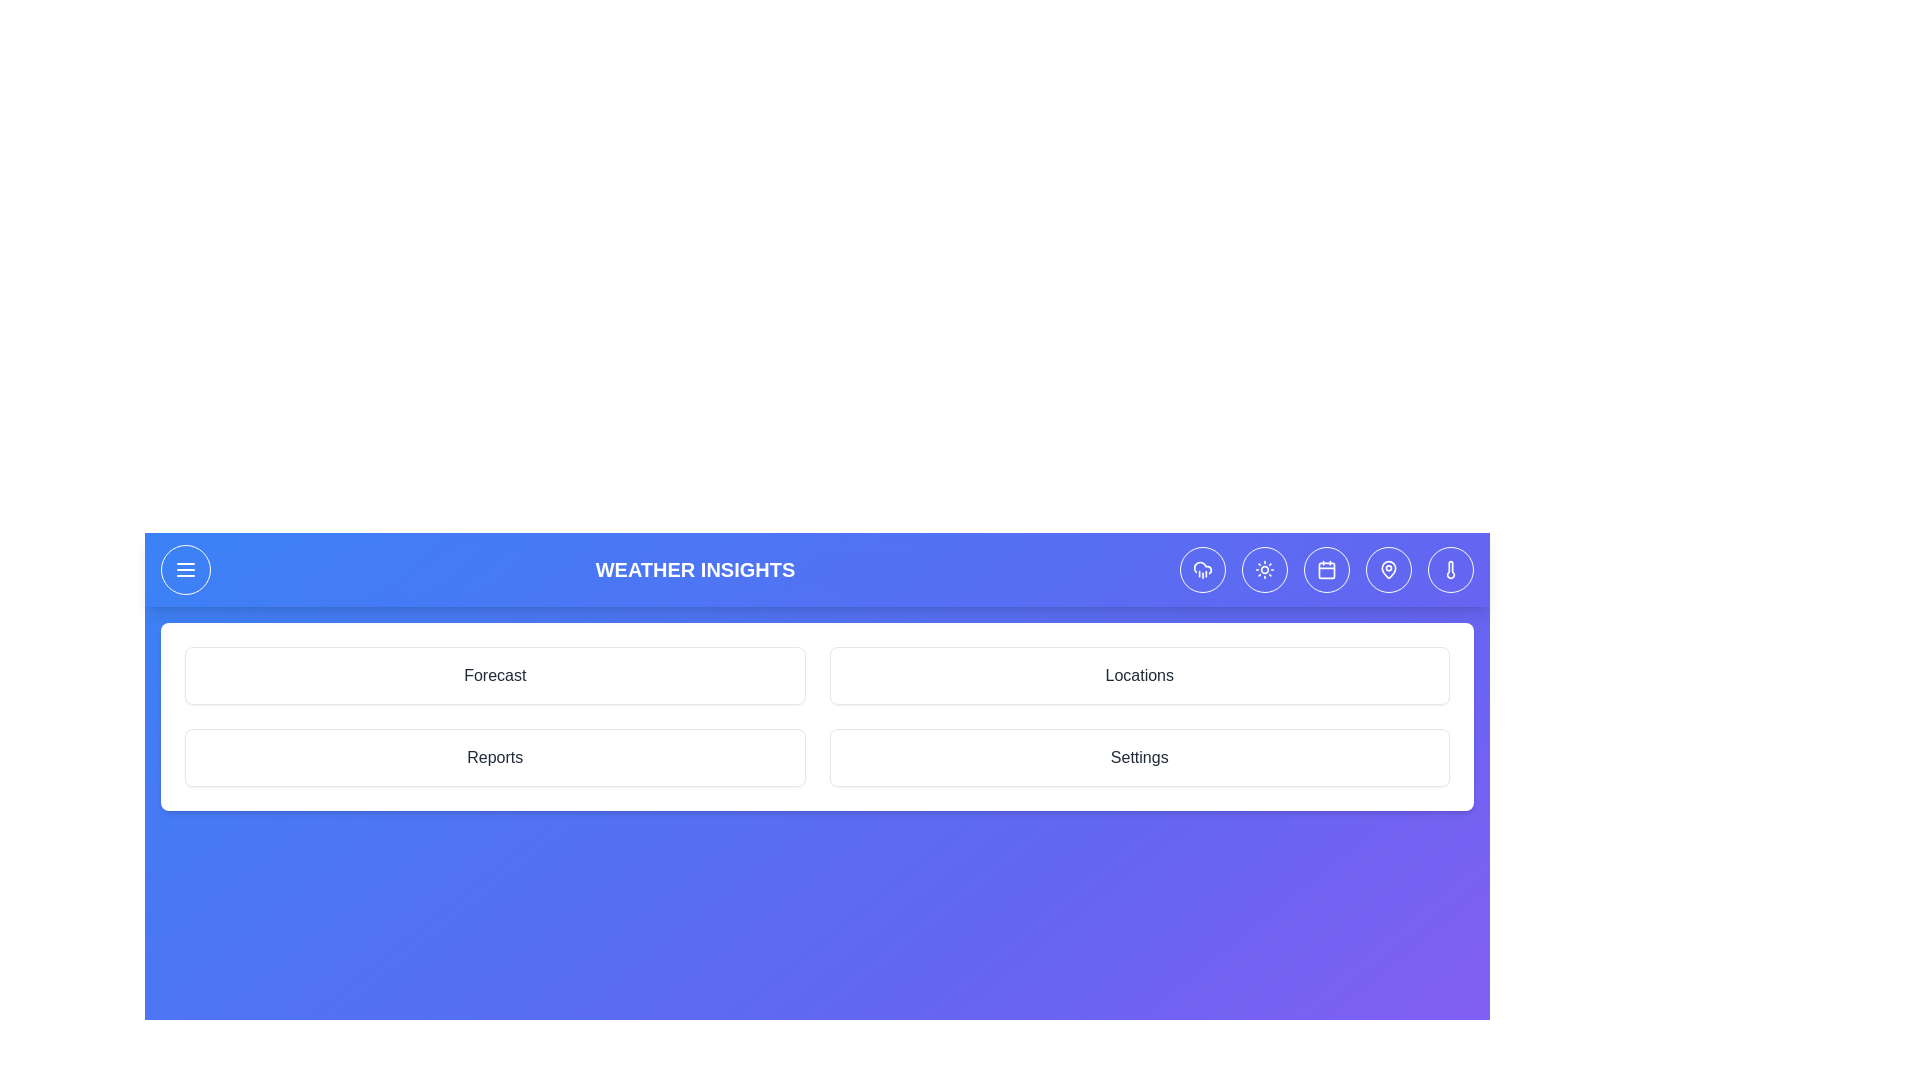  Describe the element at coordinates (1326, 570) in the screenshot. I see `the calendar icon in the header` at that location.